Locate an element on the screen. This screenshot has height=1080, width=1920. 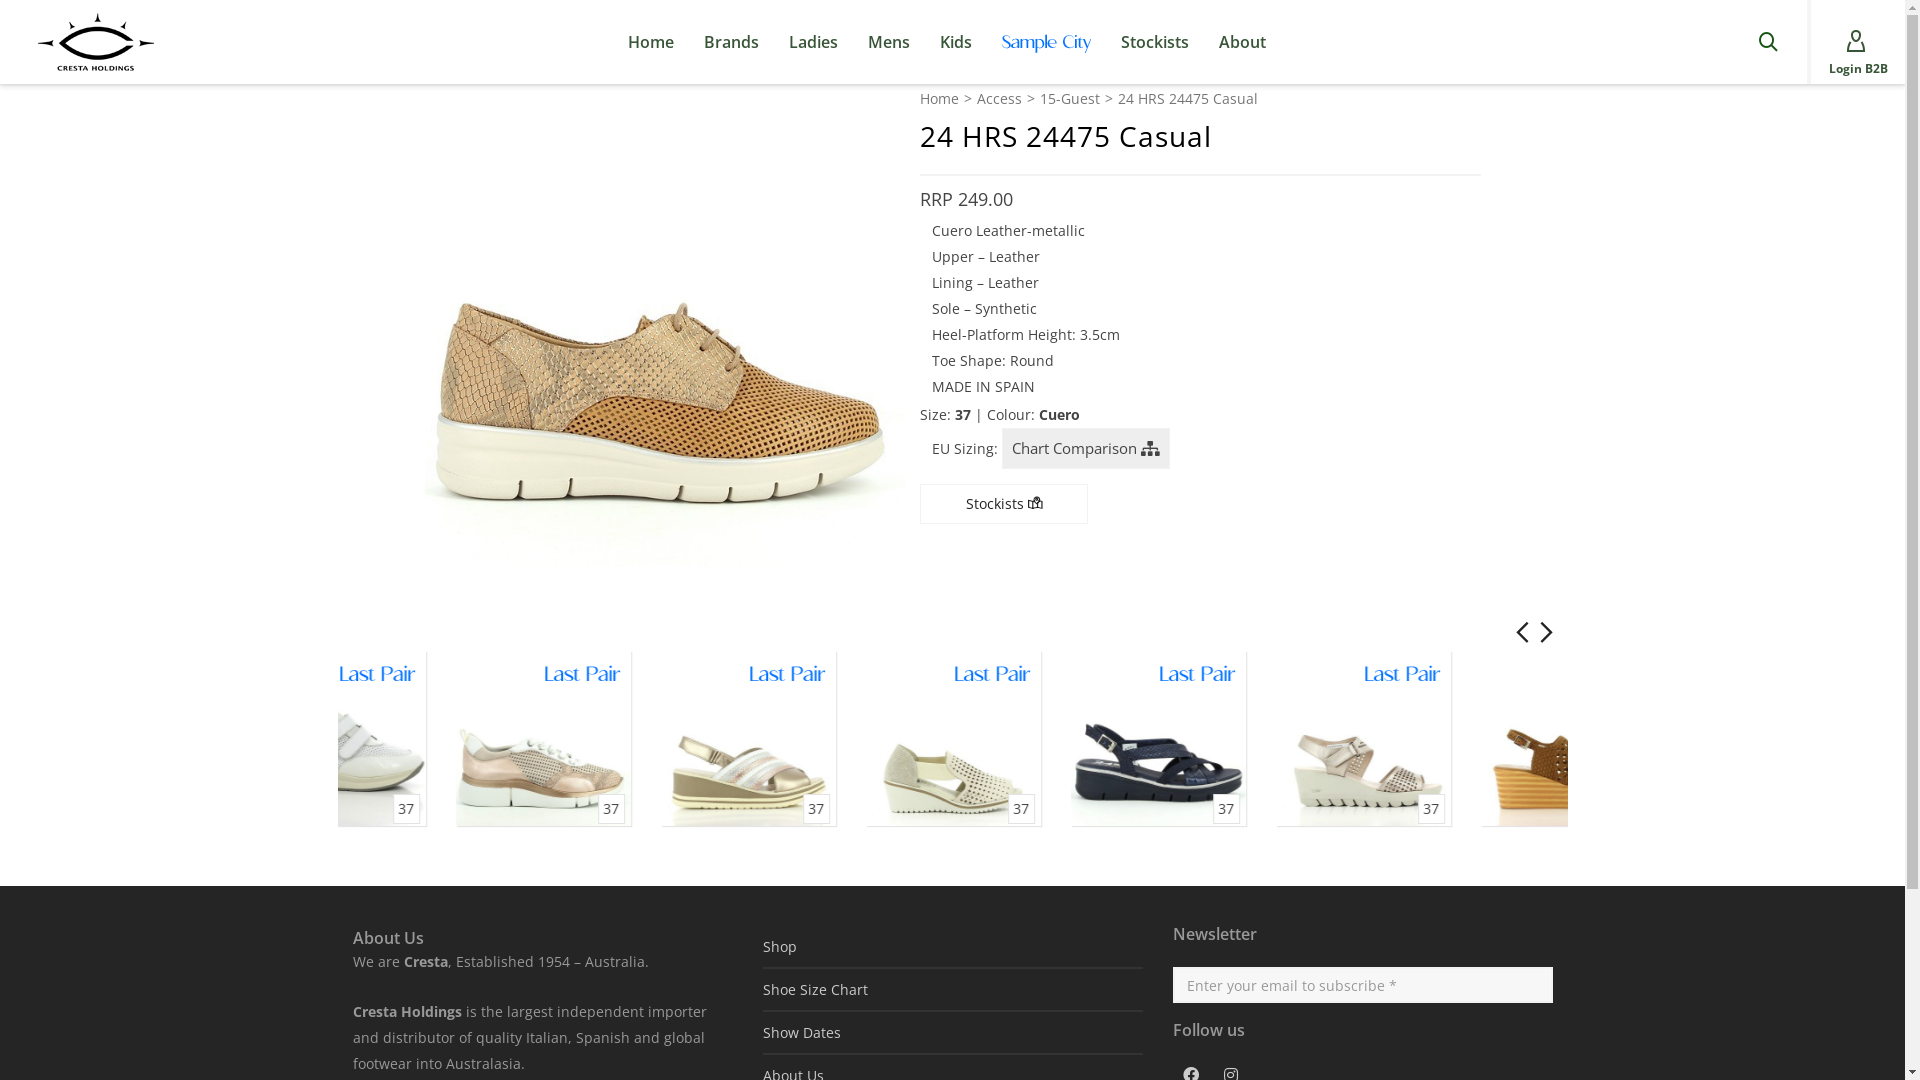
'Shop' is located at coordinates (950, 945).